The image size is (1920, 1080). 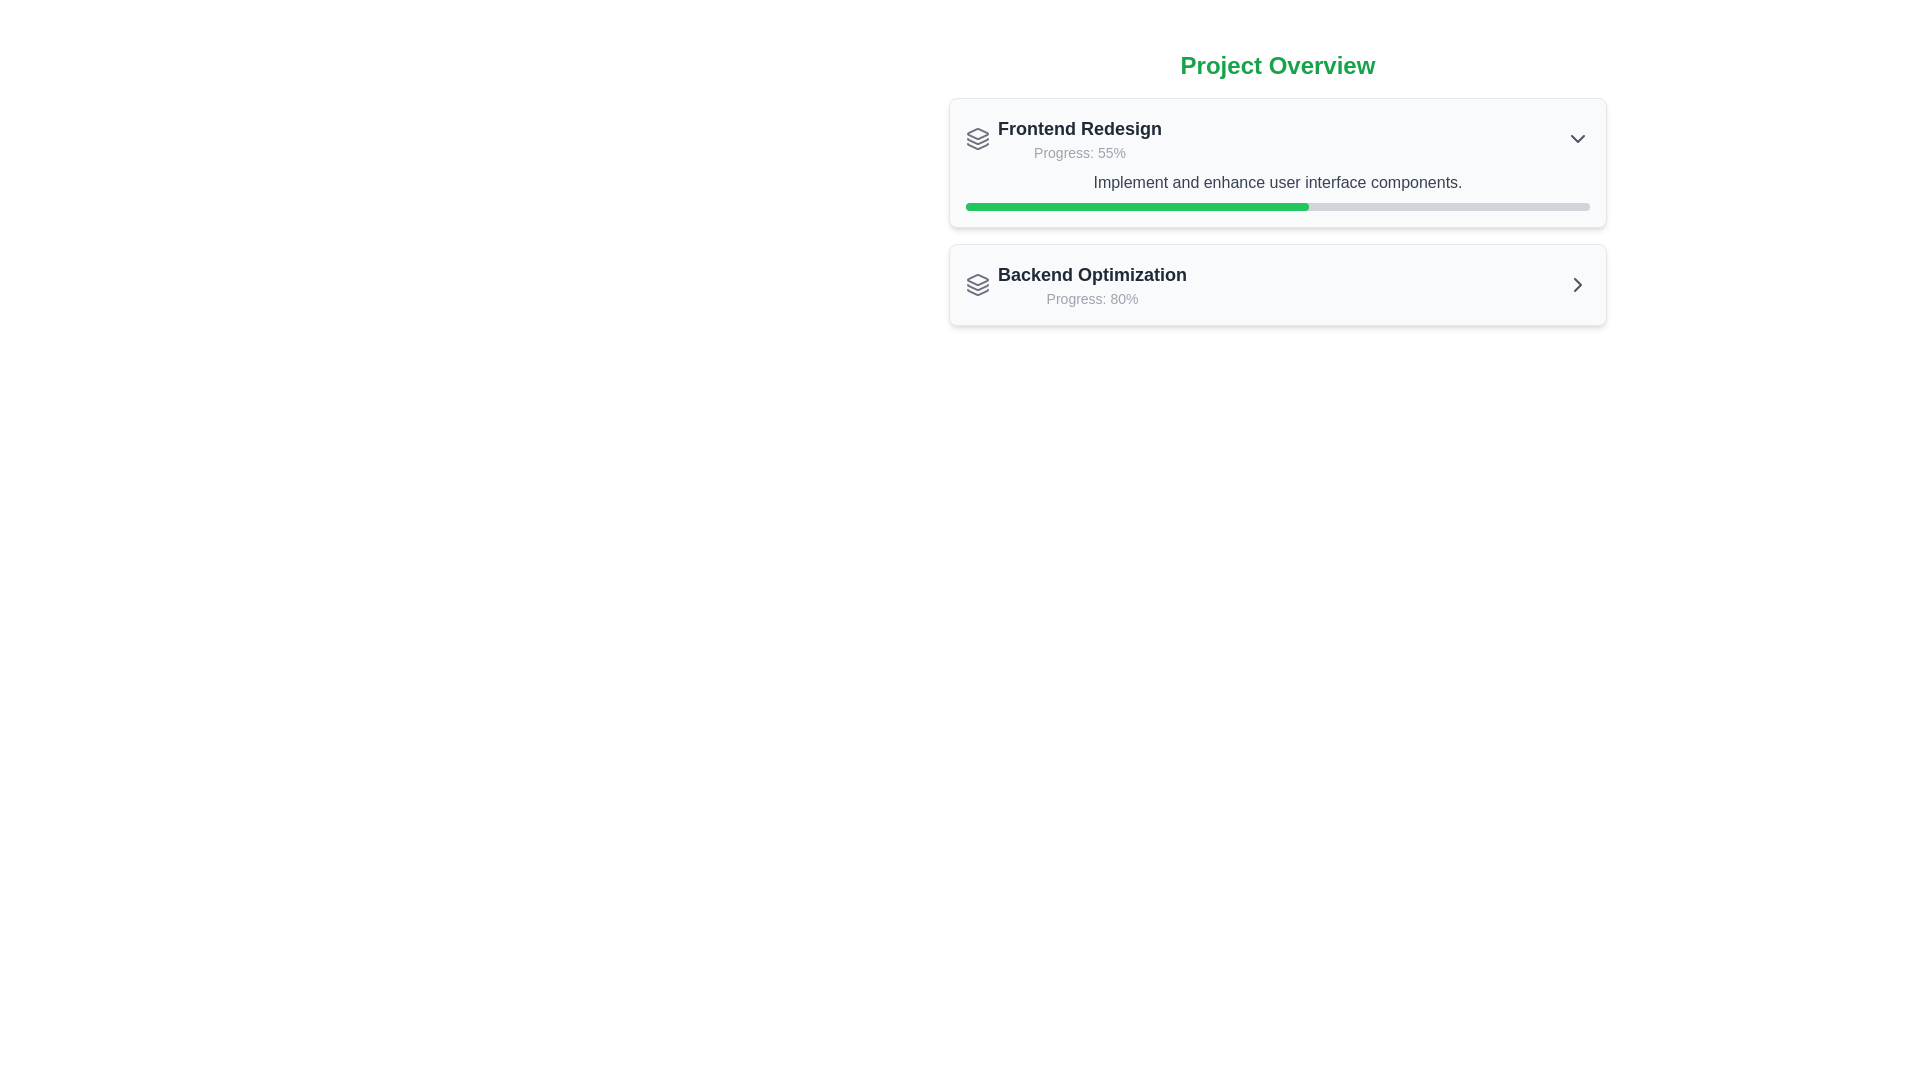 What do you see at coordinates (1091, 274) in the screenshot?
I see `the text label displaying 'Backend Optimization'` at bounding box center [1091, 274].